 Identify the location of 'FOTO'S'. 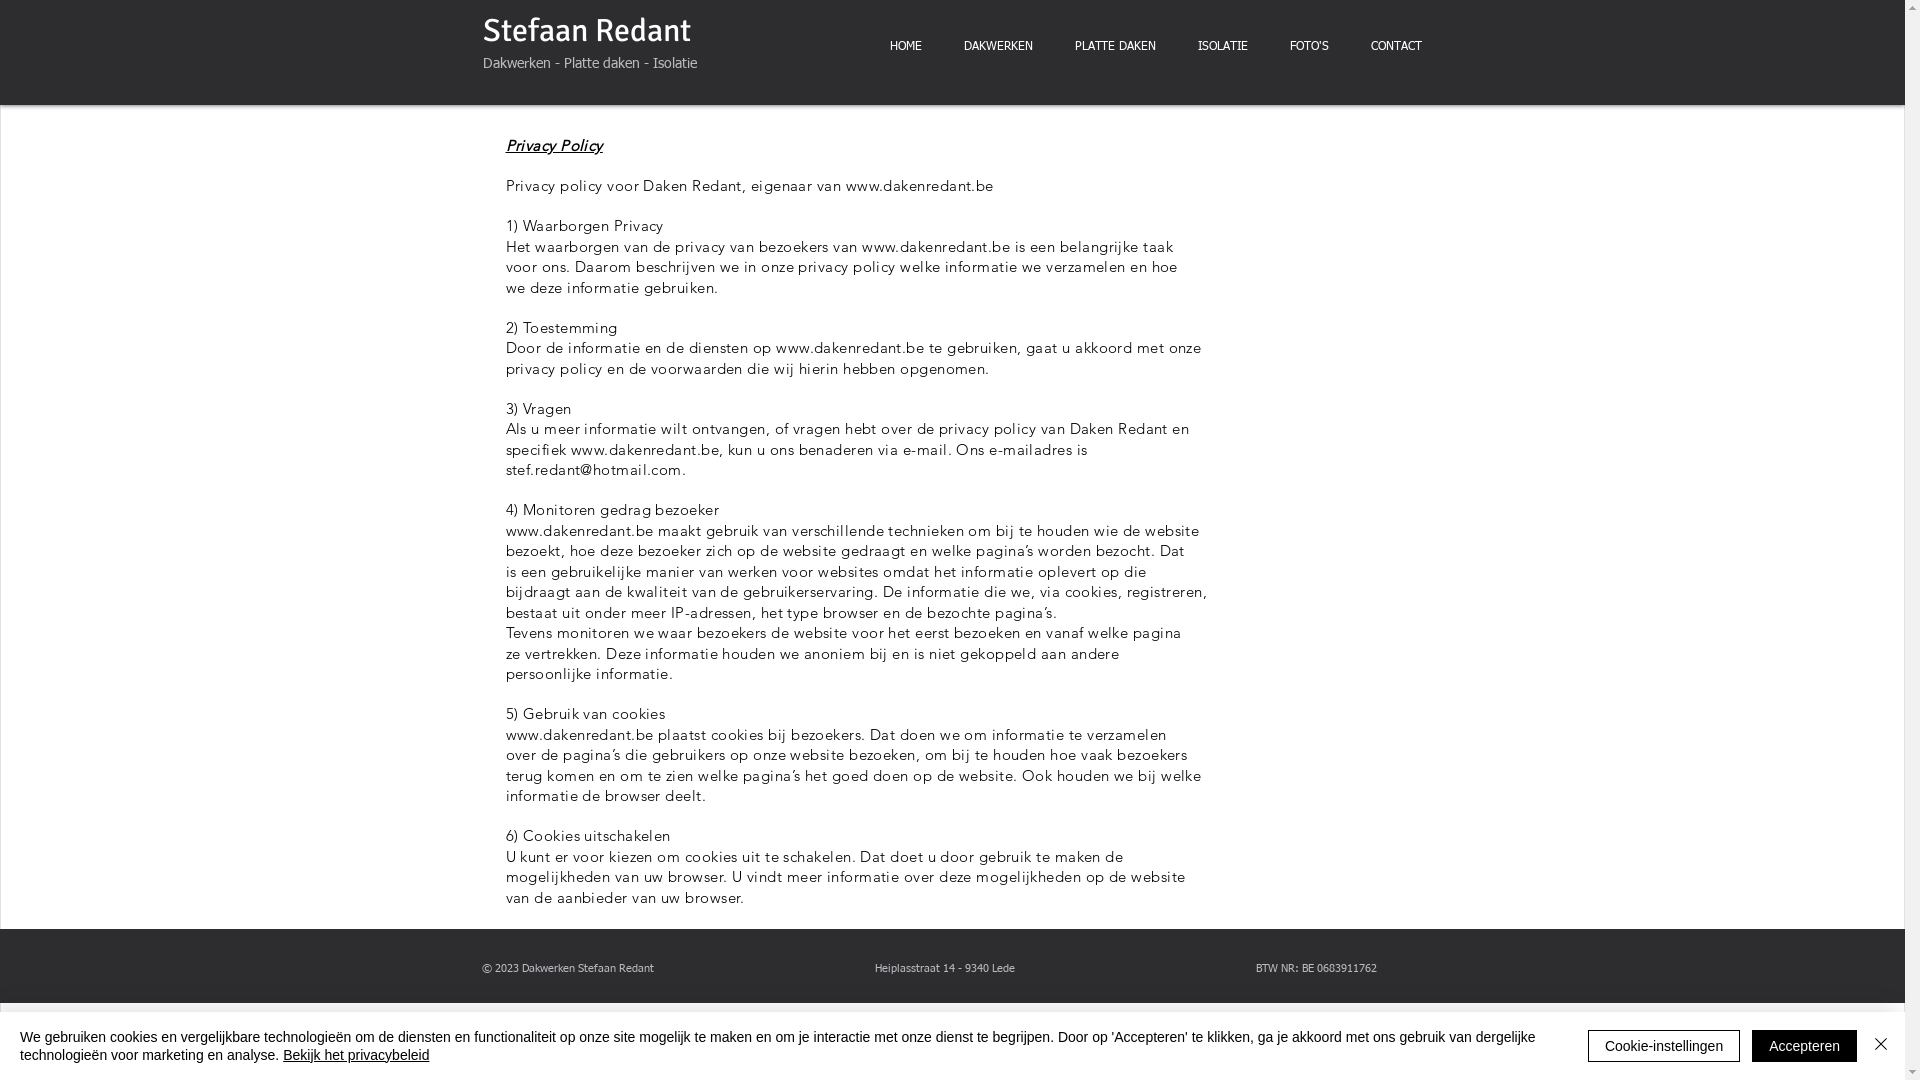
(1308, 46).